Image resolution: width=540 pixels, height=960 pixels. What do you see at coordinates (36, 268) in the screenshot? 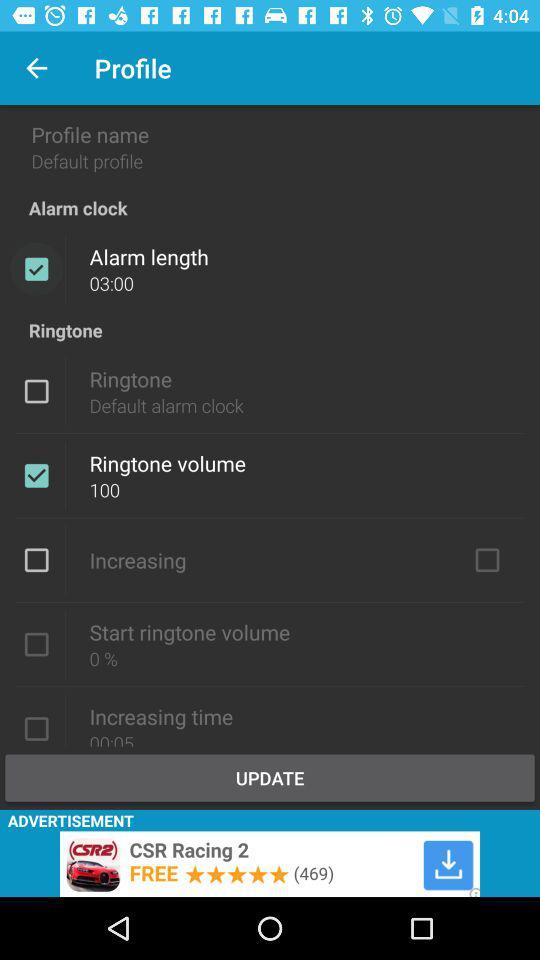
I see `remove alarm duration` at bounding box center [36, 268].